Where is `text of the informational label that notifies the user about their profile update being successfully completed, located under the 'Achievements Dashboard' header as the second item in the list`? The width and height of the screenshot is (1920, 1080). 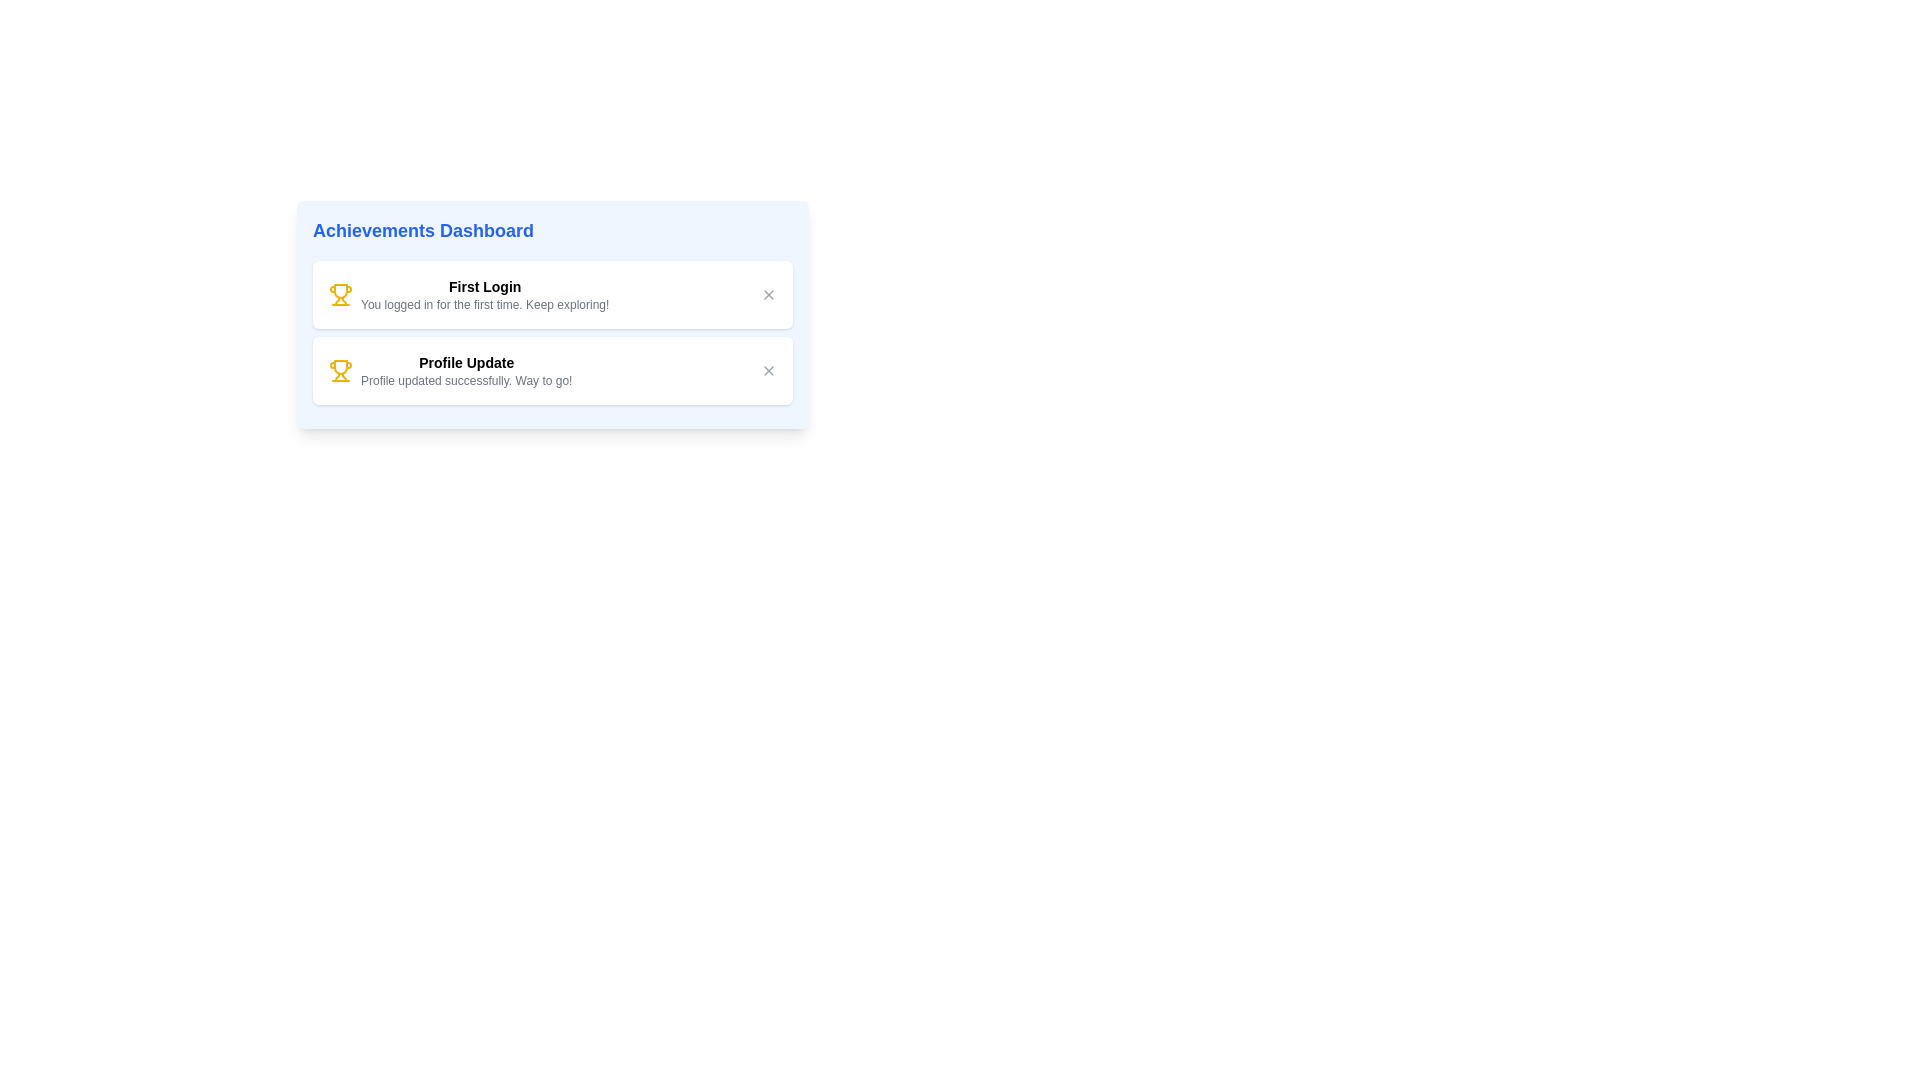
text of the informational label that notifies the user about their profile update being successfully completed, located under the 'Achievements Dashboard' header as the second item in the list is located at coordinates (465, 370).